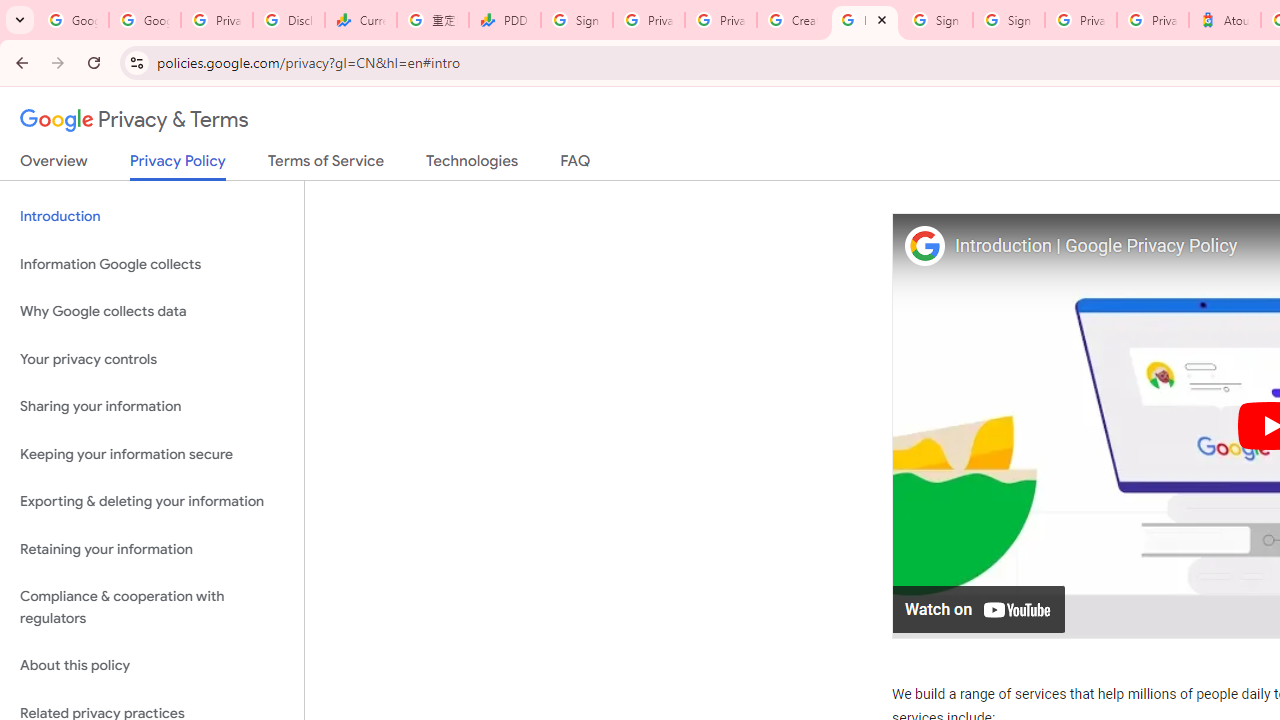 This screenshot has height=720, width=1280. Describe the element at coordinates (935, 20) in the screenshot. I see `'Sign in - Google Accounts'` at that location.